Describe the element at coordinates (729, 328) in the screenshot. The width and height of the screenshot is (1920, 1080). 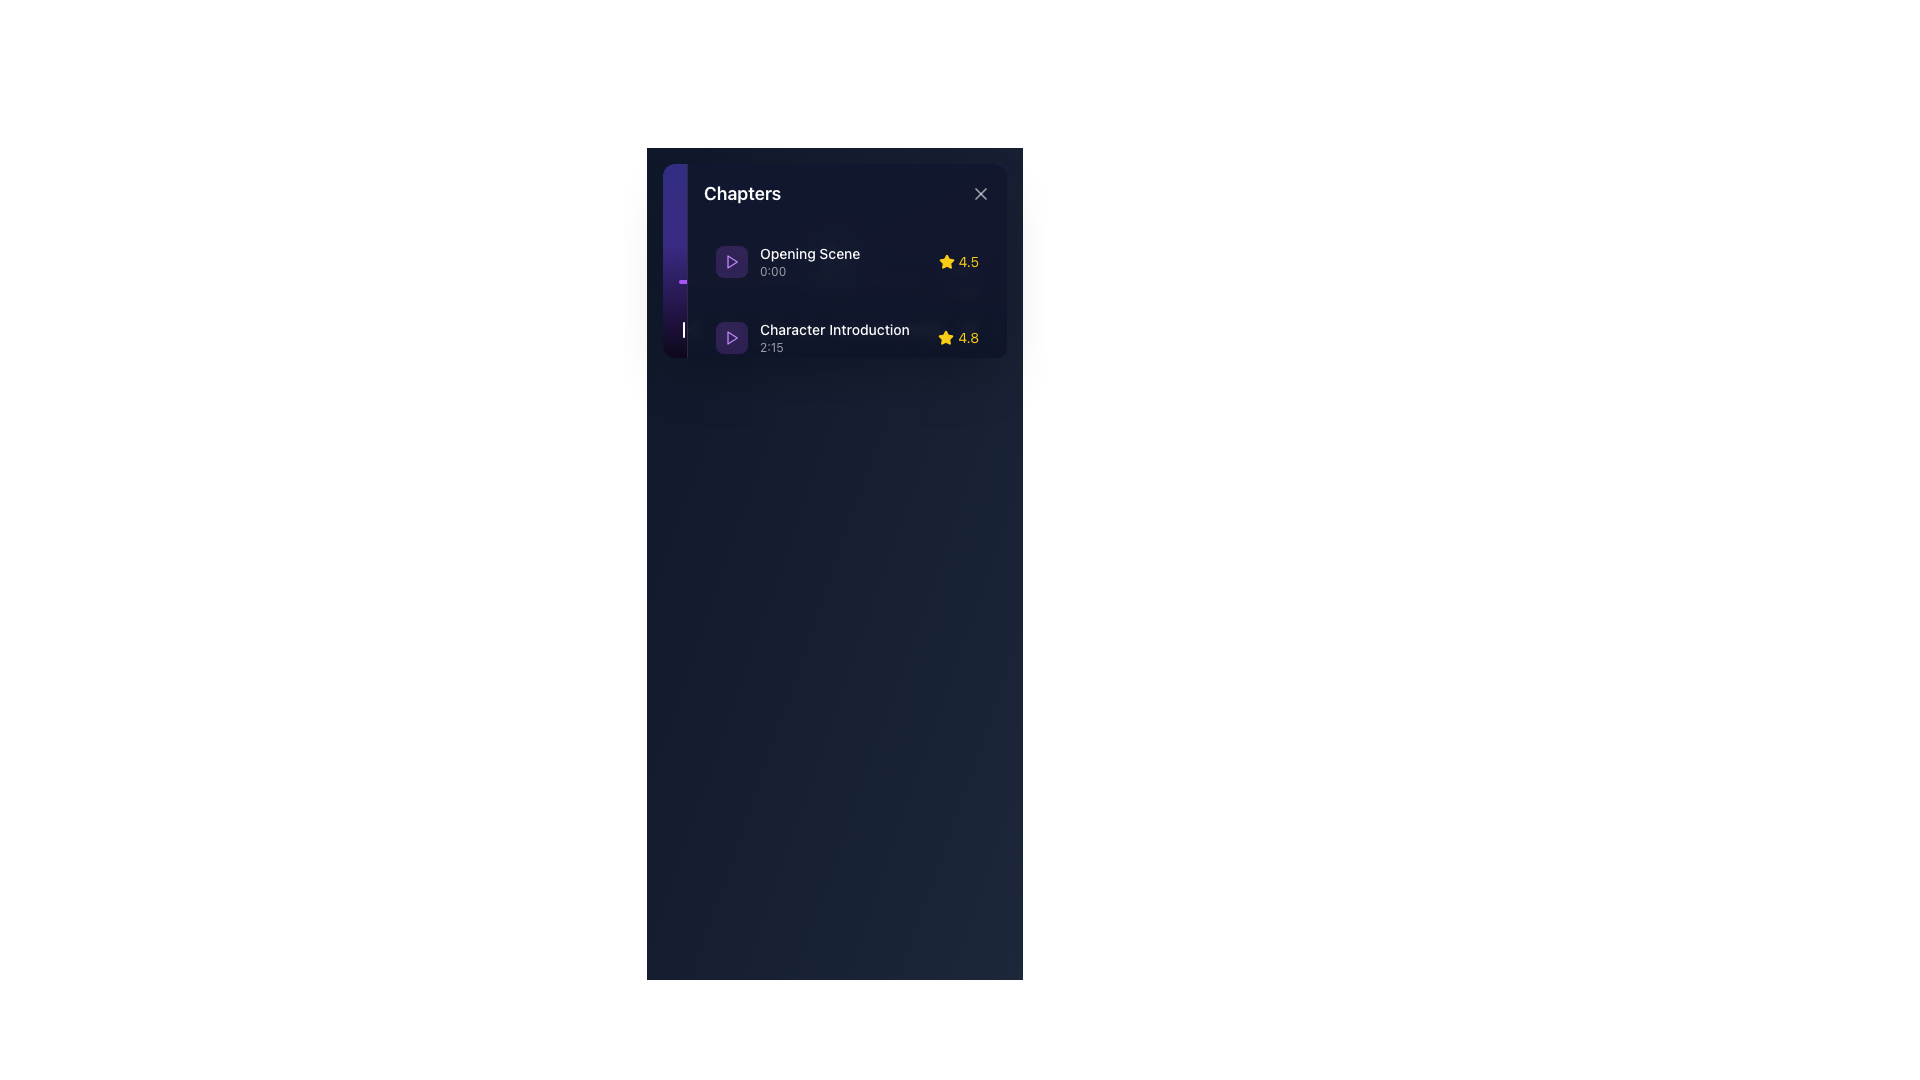
I see `the play button for the second chapter titled 'Character Introduction'` at that location.